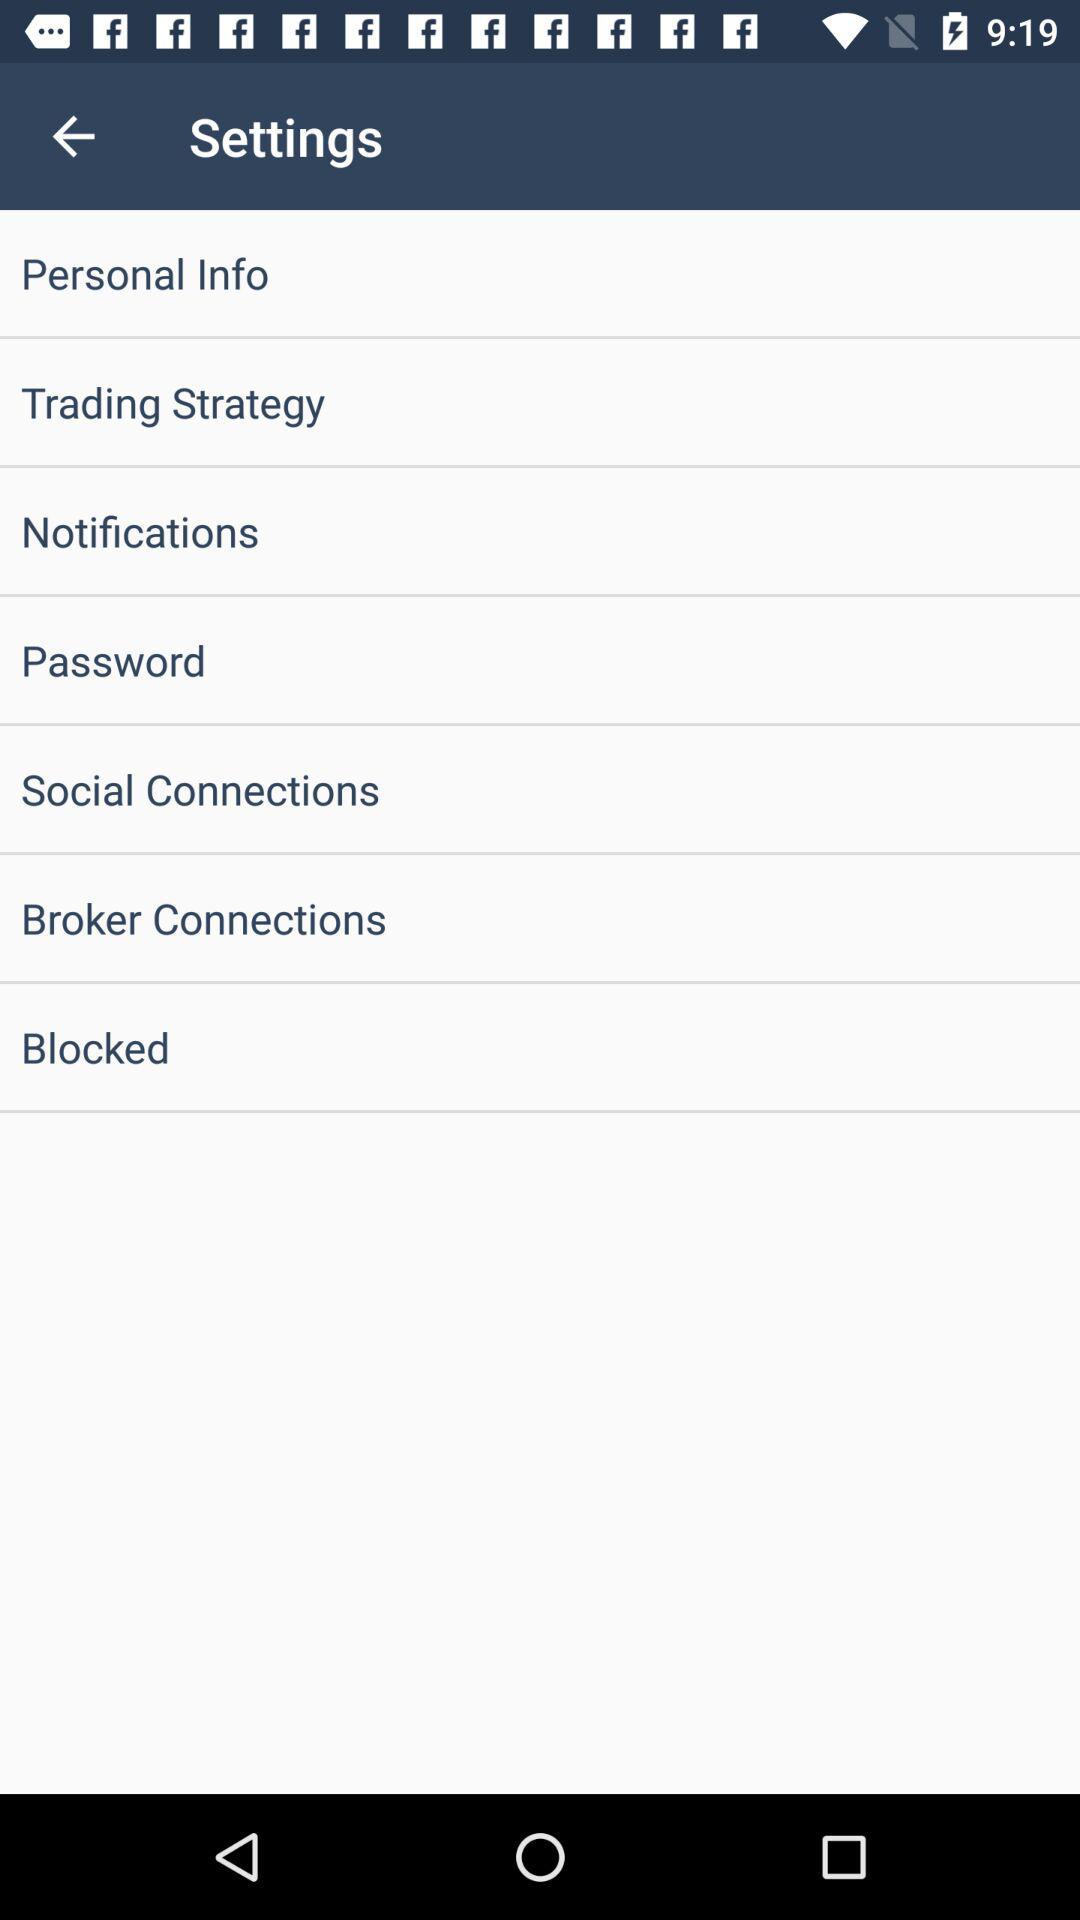 The width and height of the screenshot is (1080, 1920). What do you see at coordinates (540, 272) in the screenshot?
I see `personal info item` at bounding box center [540, 272].